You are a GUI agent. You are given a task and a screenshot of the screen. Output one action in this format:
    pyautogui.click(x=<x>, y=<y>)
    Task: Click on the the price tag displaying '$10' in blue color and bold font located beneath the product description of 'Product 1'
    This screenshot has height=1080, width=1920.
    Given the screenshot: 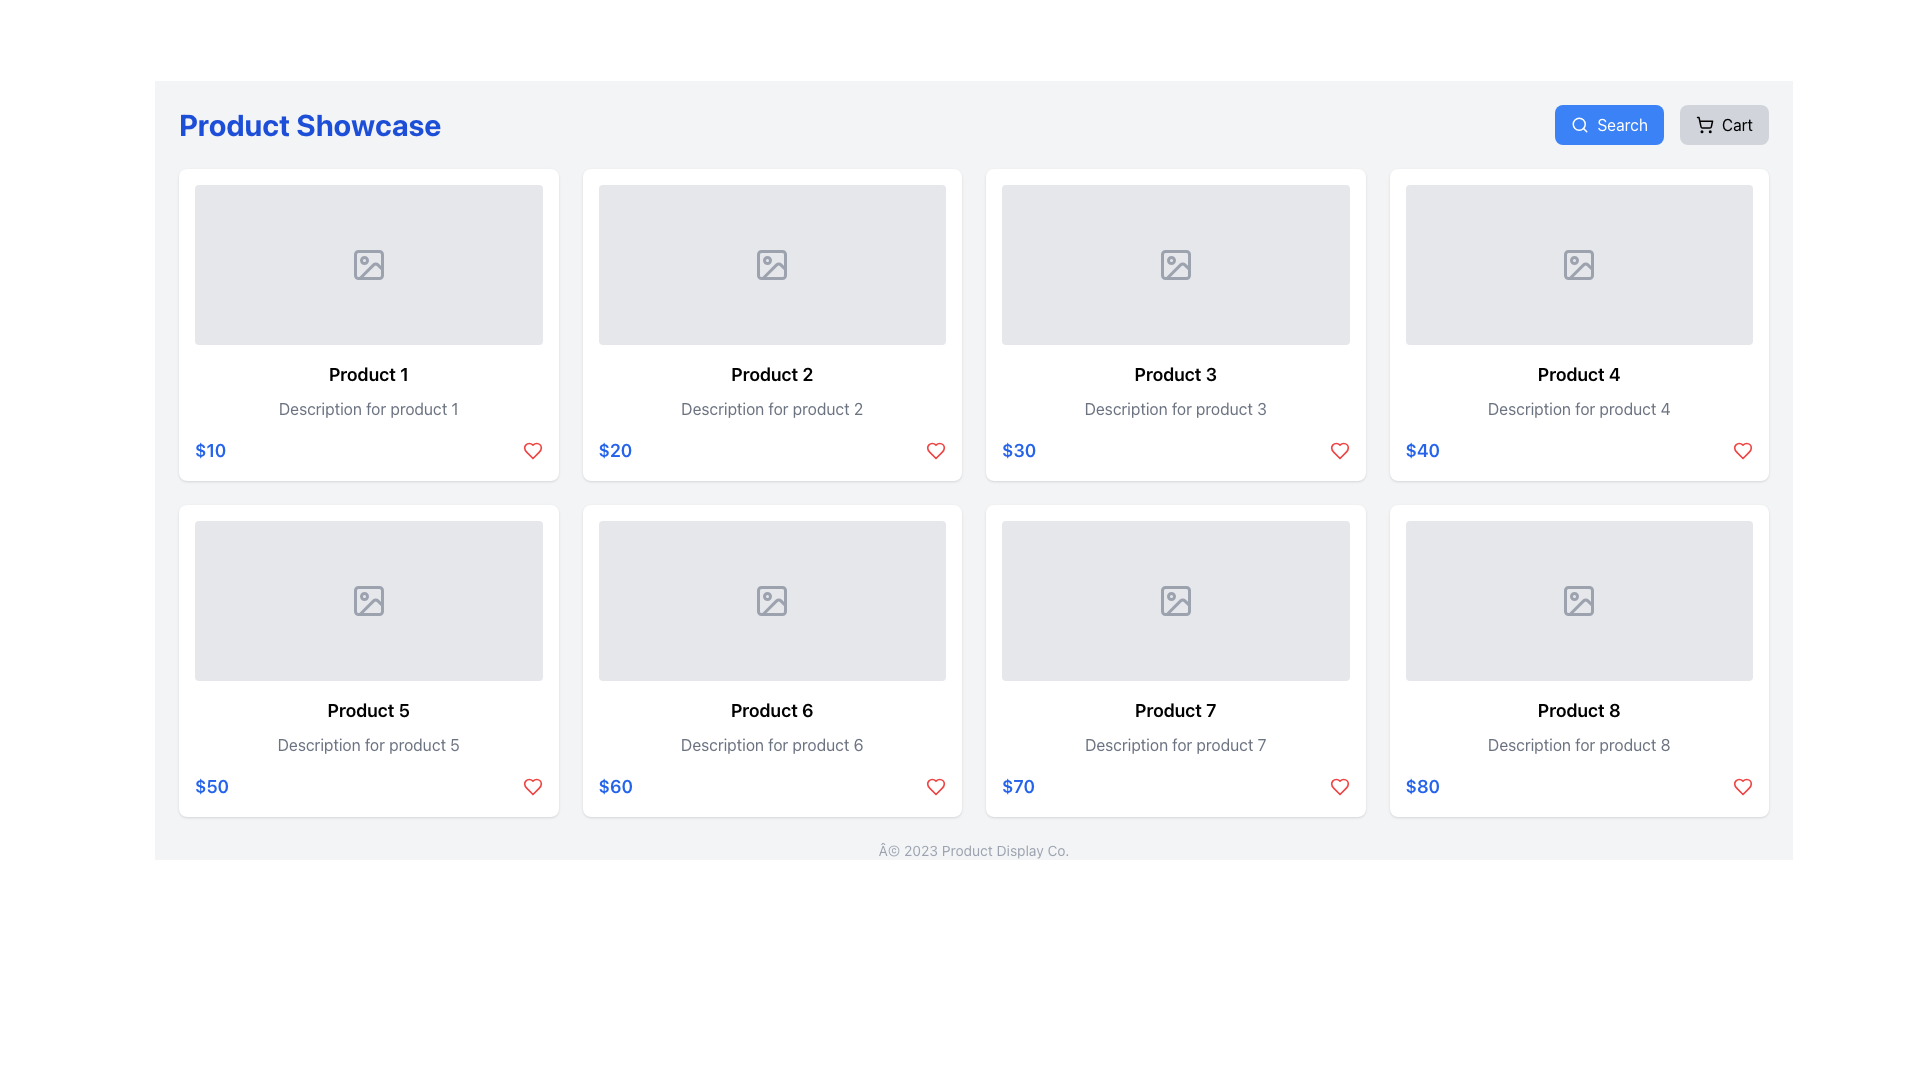 What is the action you would take?
    pyautogui.click(x=210, y=451)
    